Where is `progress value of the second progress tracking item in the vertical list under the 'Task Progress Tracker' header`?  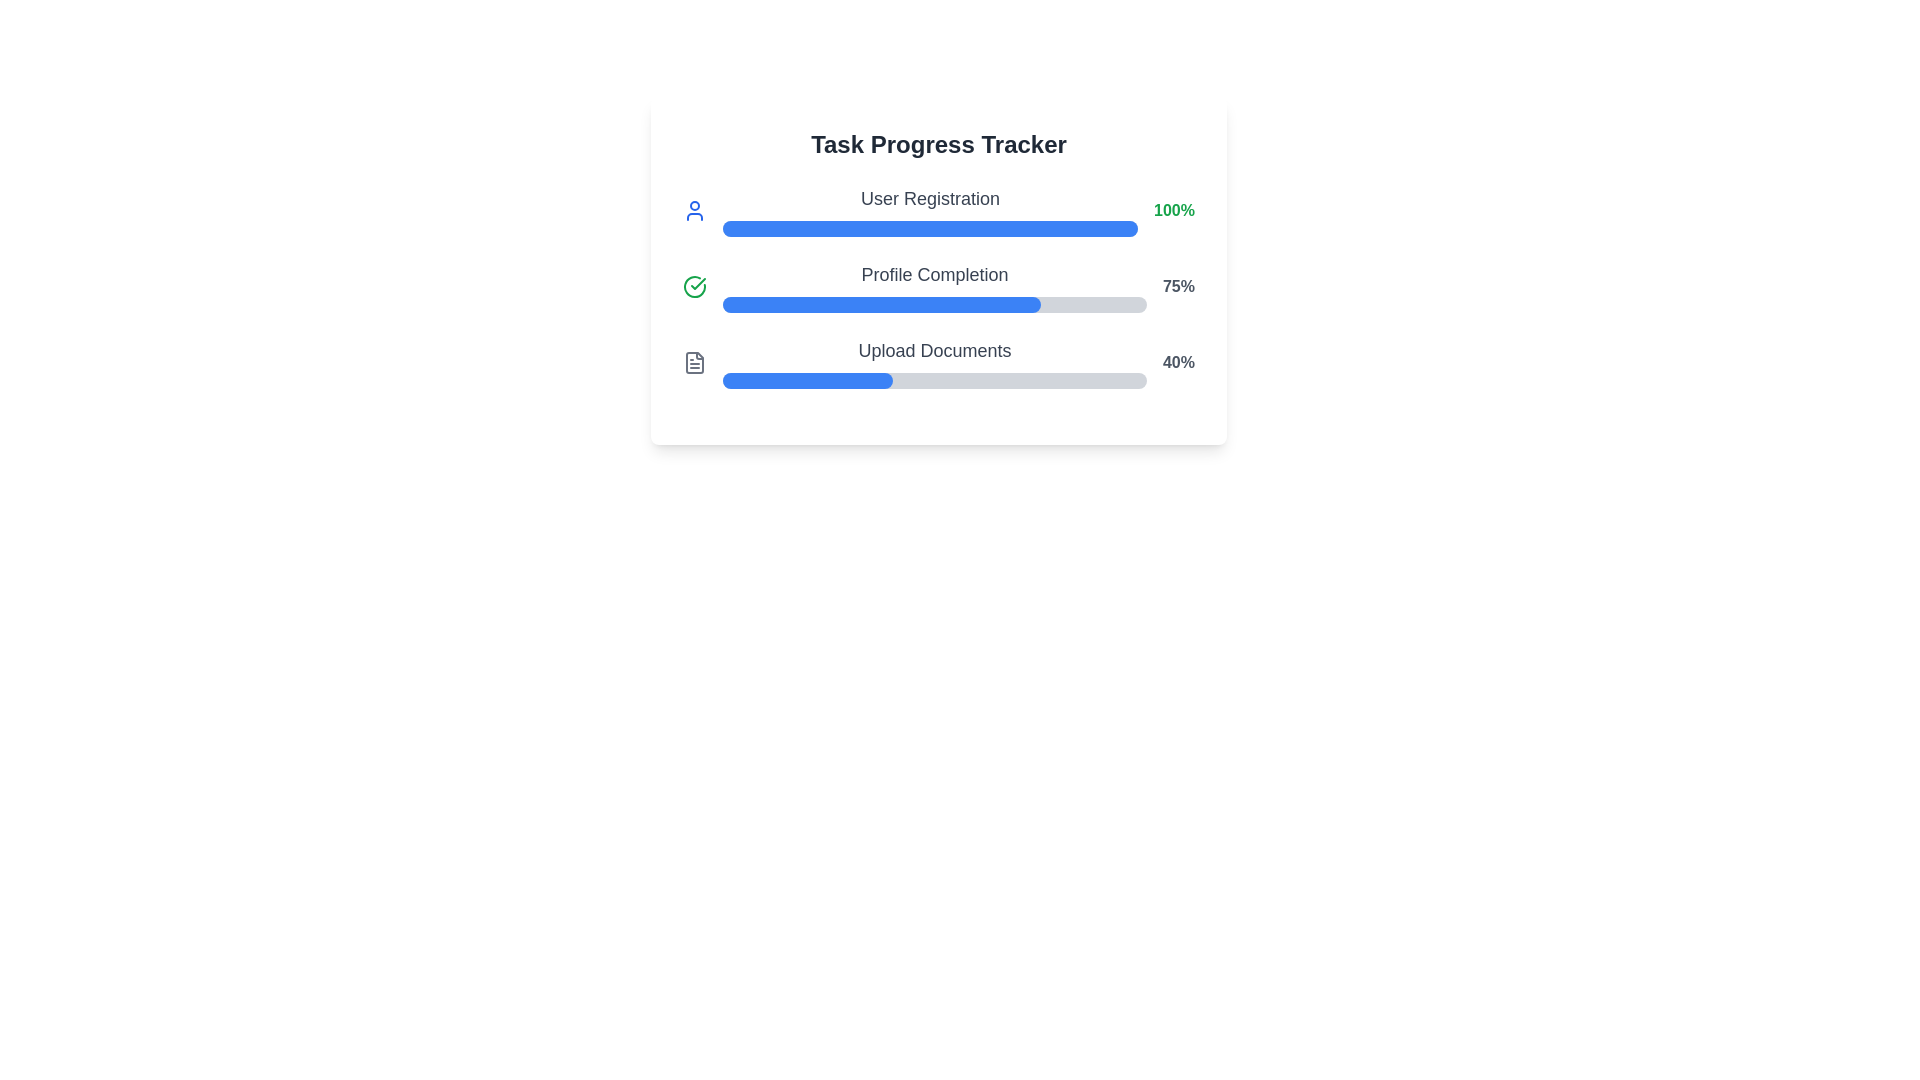 progress value of the second progress tracking item in the vertical list under the 'Task Progress Tracker' header is located at coordinates (938, 286).